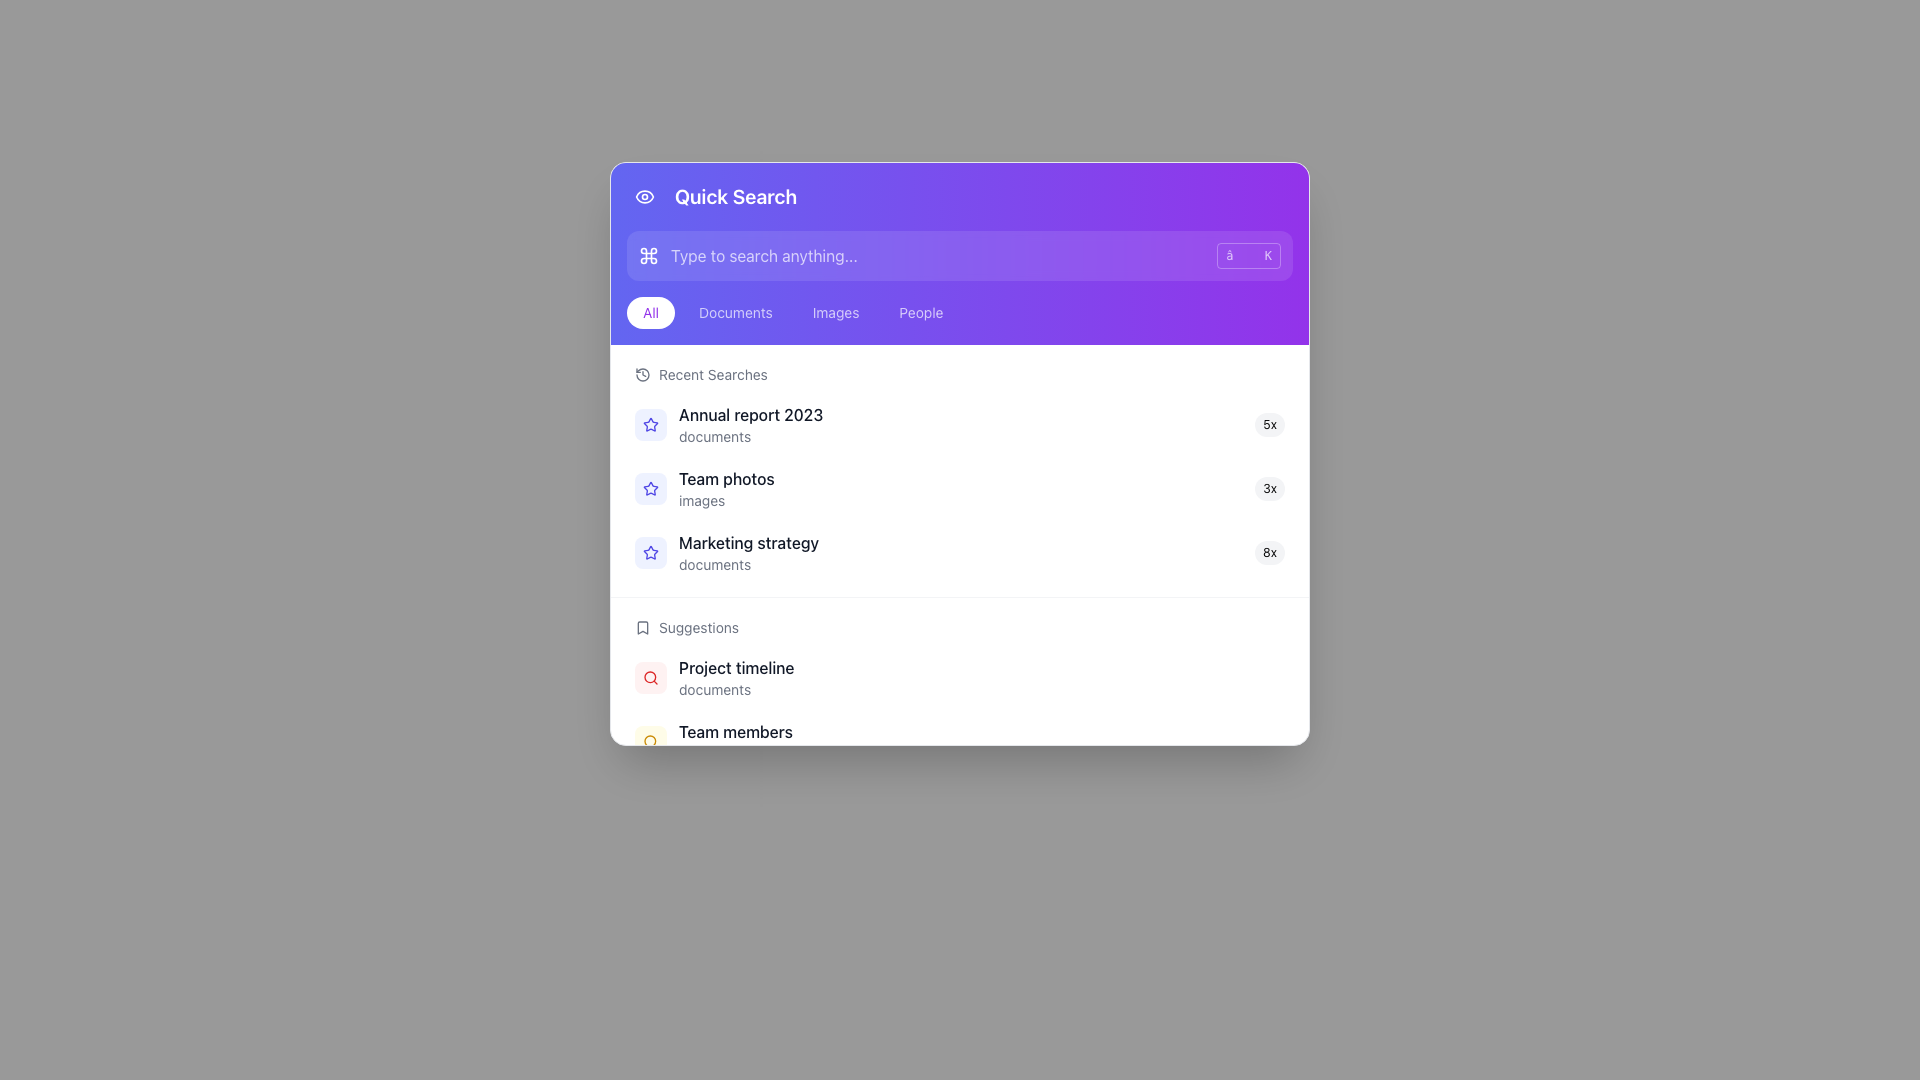 Image resolution: width=1920 pixels, height=1080 pixels. Describe the element at coordinates (960, 741) in the screenshot. I see `the 'Team members' button, which features a light background, a yellow magnifying glass icon, and bold text indicating 'Team members' with smaller text 'people' below it, located in the lower portion of the suggestions dropdown` at that location.